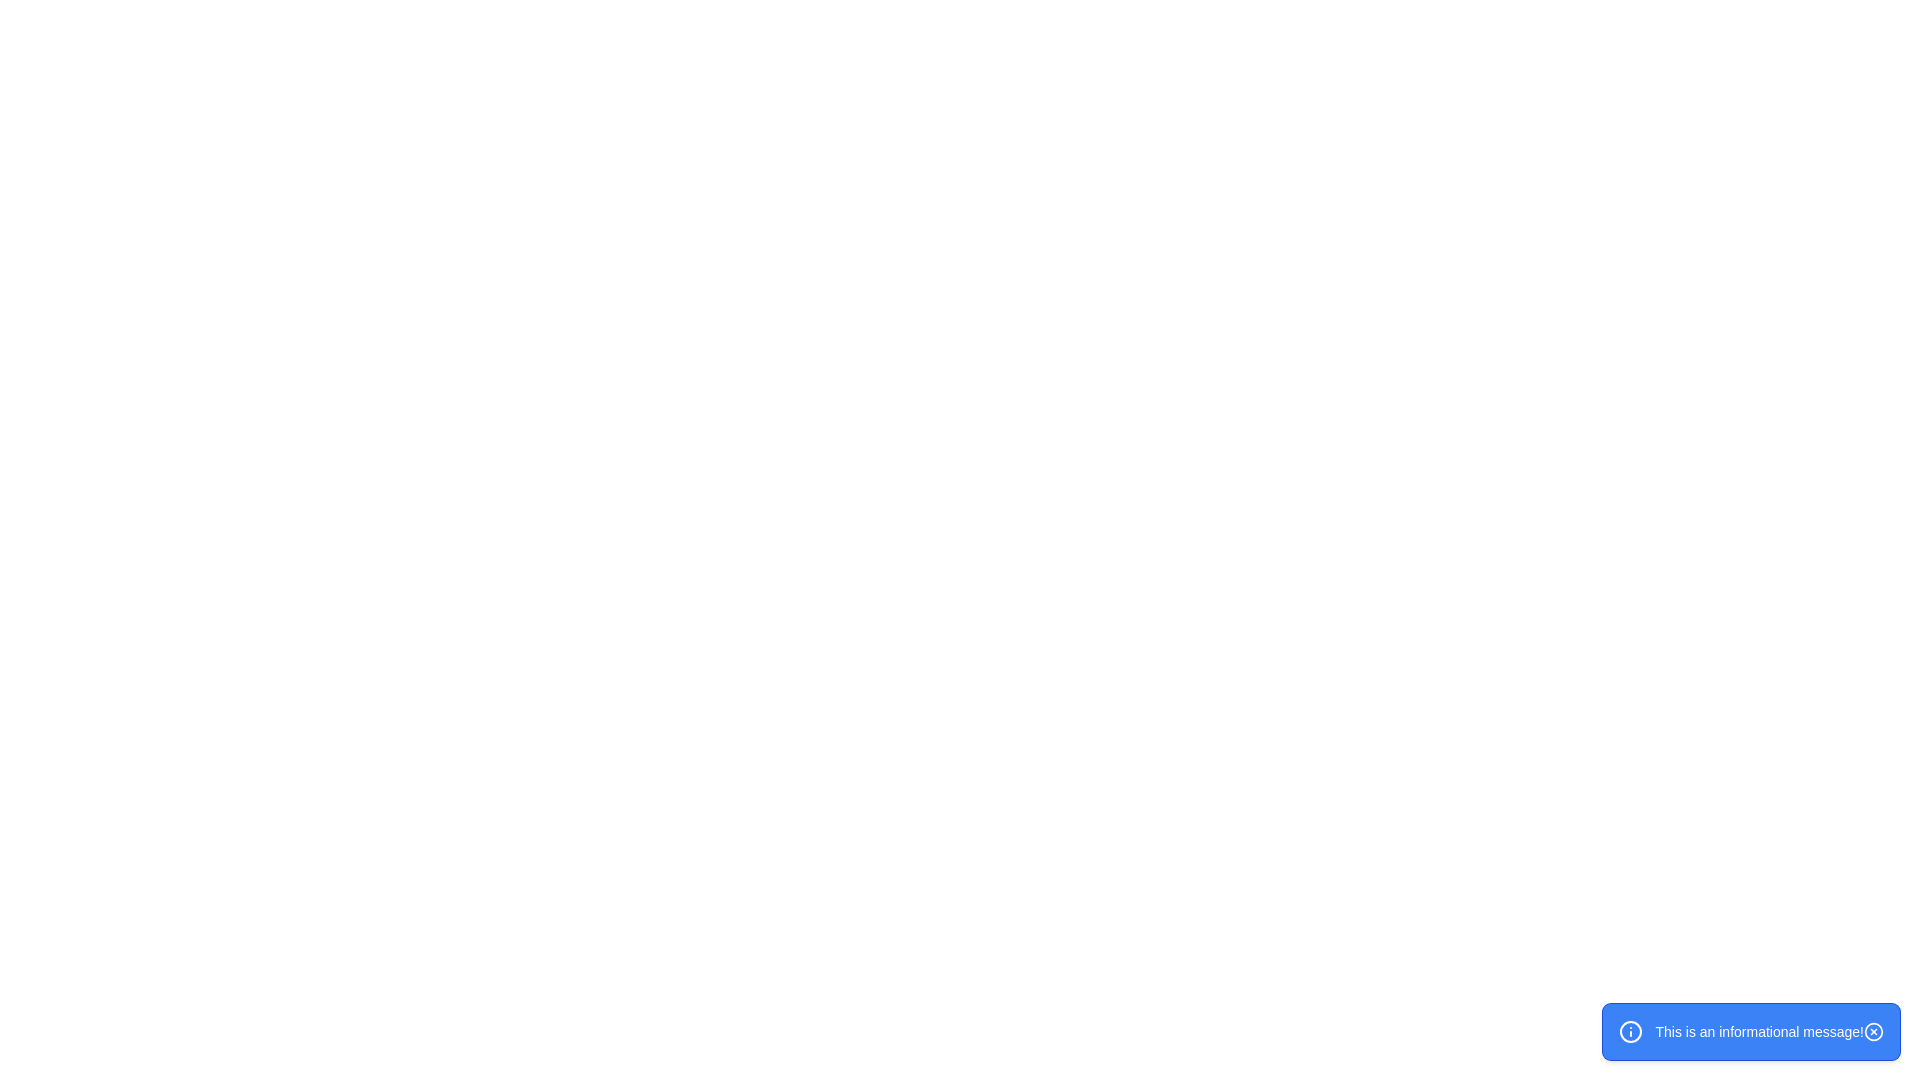  Describe the element at coordinates (1631, 1032) in the screenshot. I see `the icon representing the message type located at its center coordinates` at that location.